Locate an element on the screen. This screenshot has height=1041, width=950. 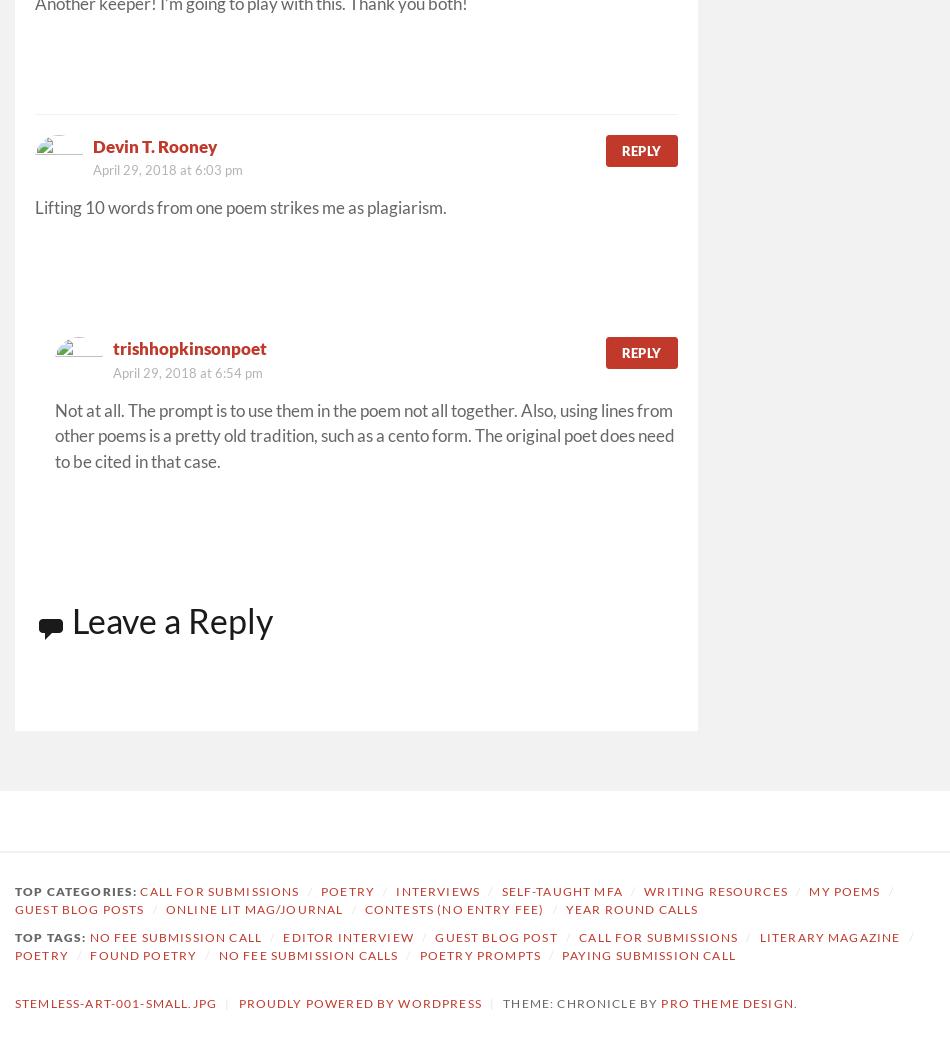
'Guest Blog Posts' is located at coordinates (79, 908).